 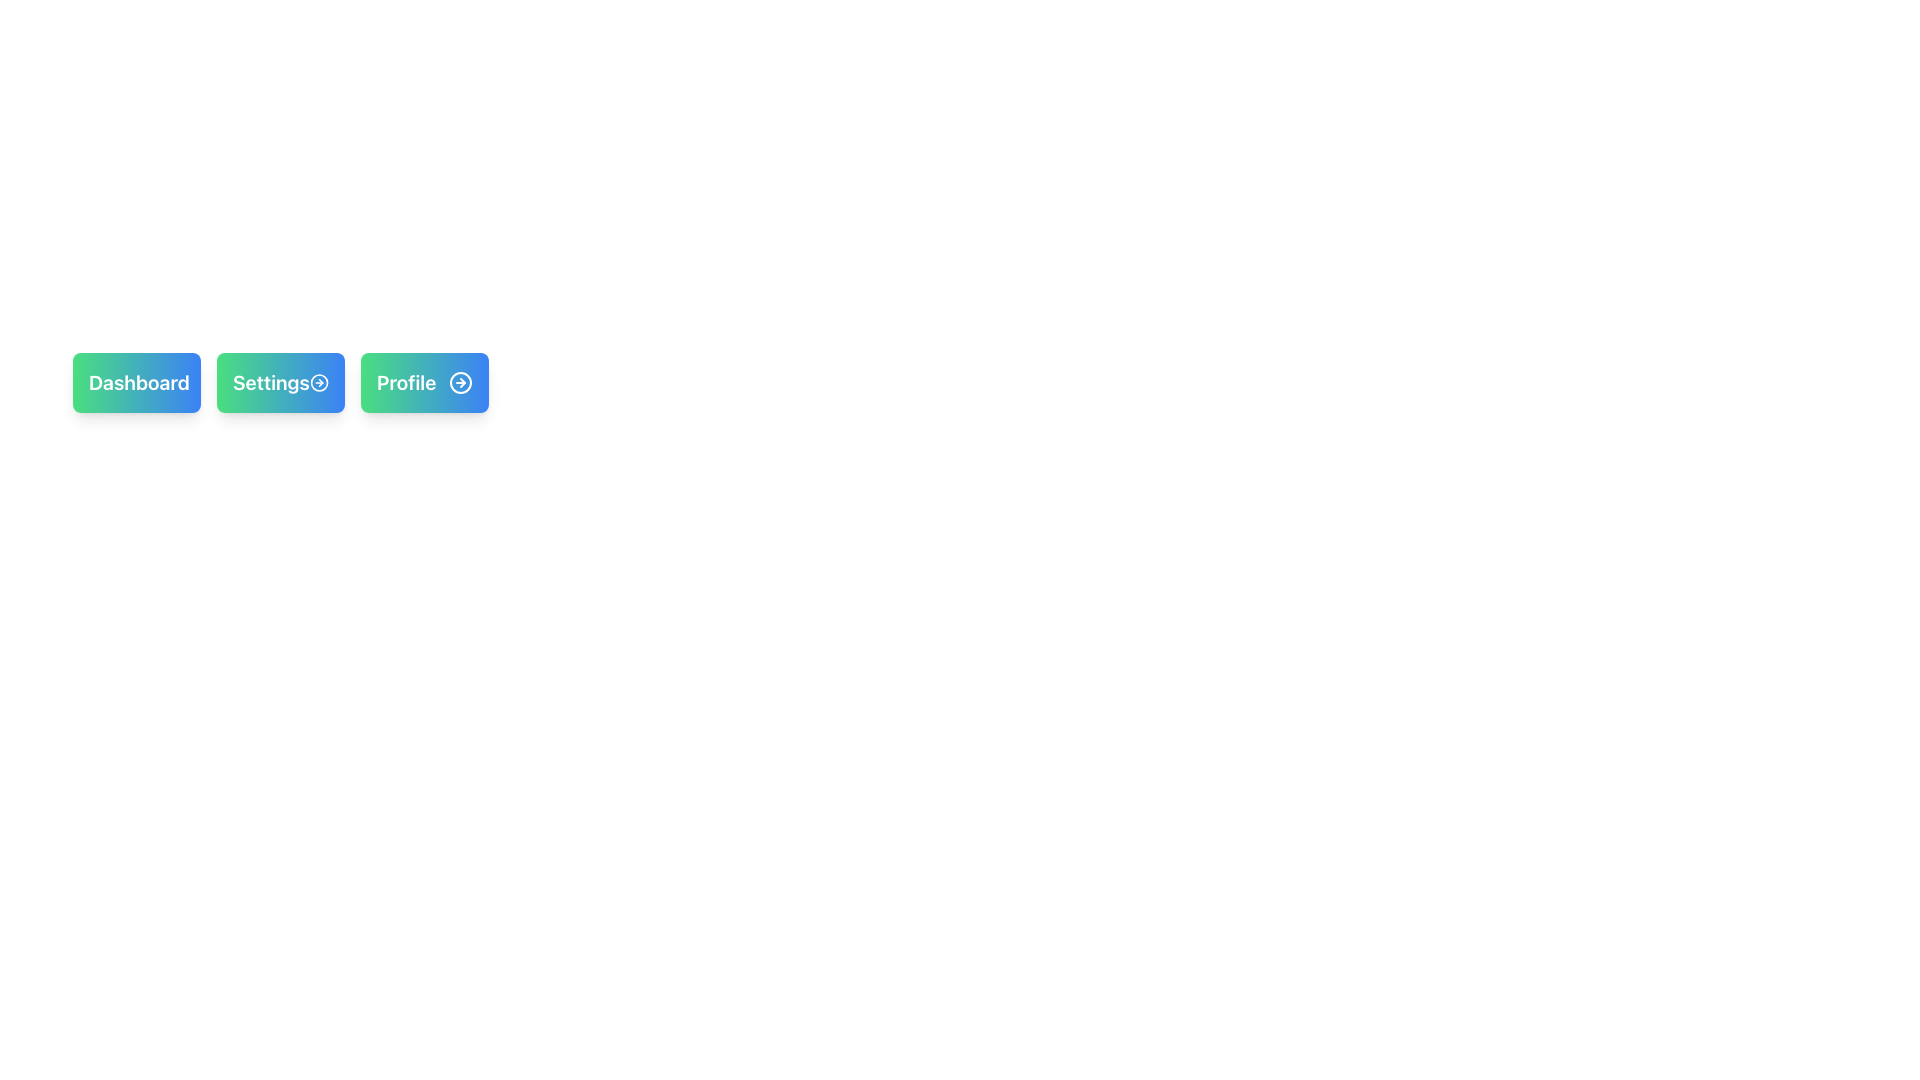 What do you see at coordinates (424, 382) in the screenshot?
I see `the 'Profile' button, which is a rectangular button with a gradient green to blue background and contains the text 'Profile' in white, bold, sans-serif font, along with a white right-arrow icon on its right side` at bounding box center [424, 382].